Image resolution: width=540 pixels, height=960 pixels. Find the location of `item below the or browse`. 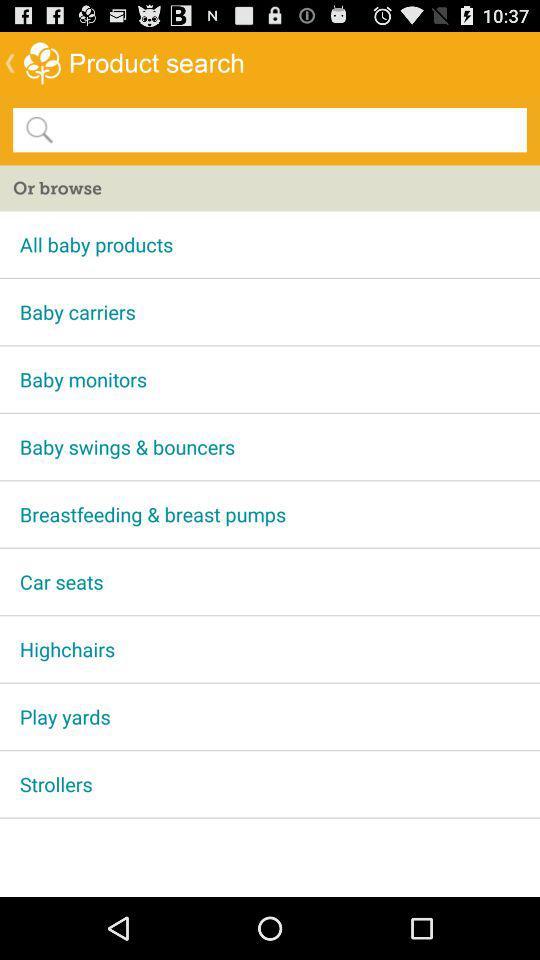

item below the or browse is located at coordinates (270, 243).